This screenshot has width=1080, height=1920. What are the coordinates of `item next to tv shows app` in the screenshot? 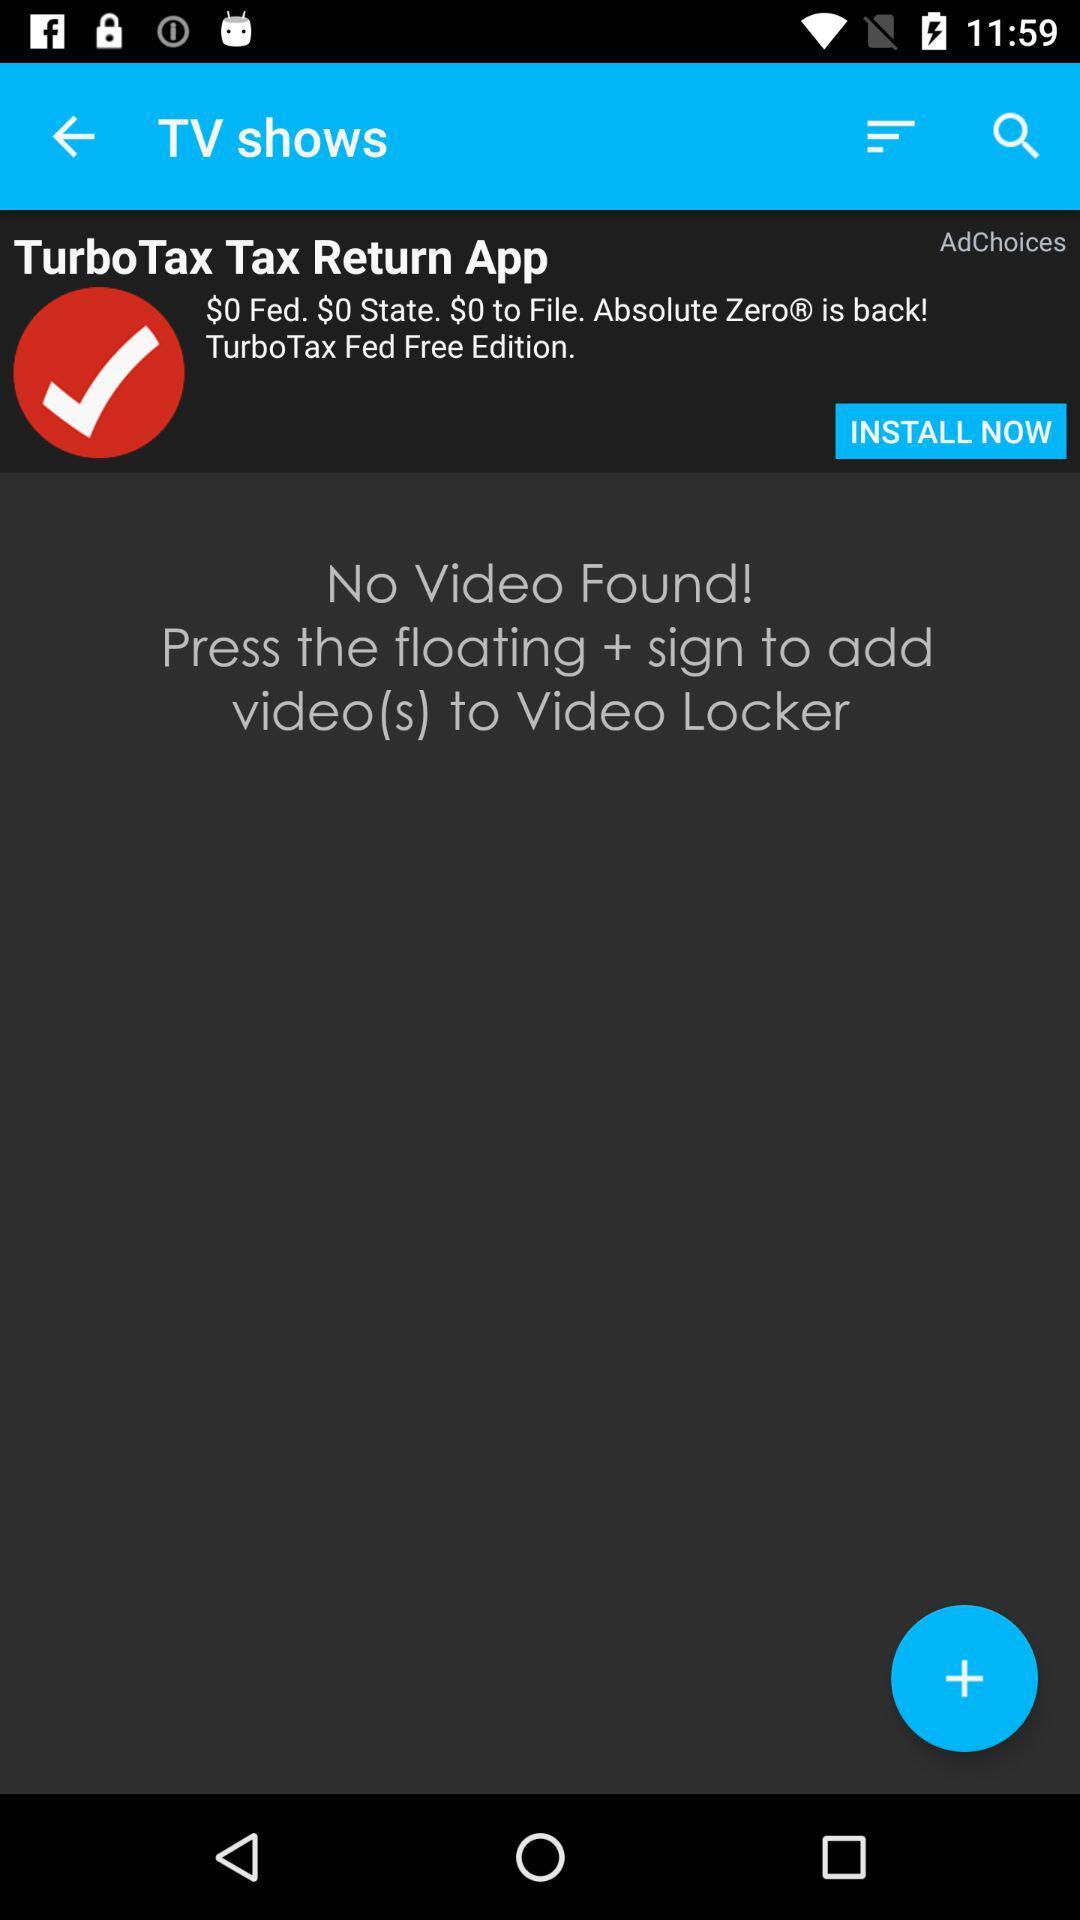 It's located at (72, 135).